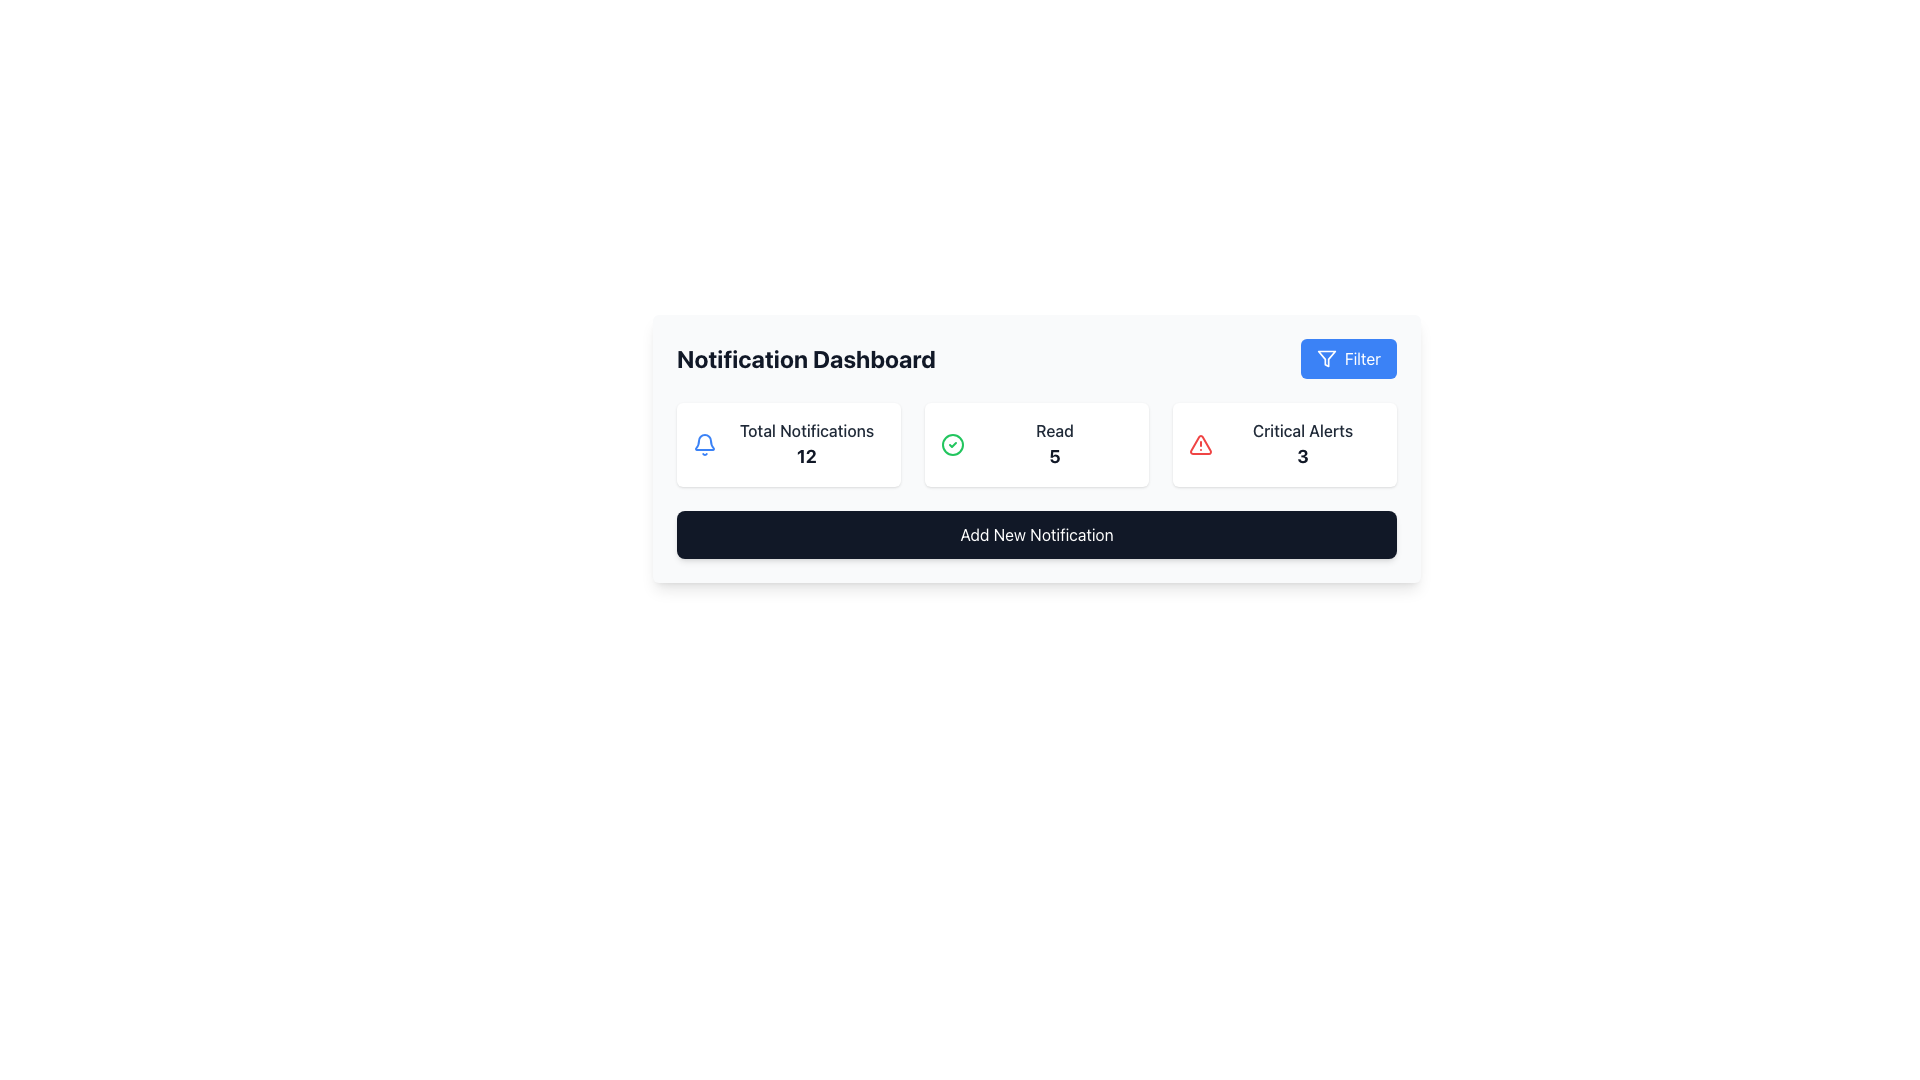 This screenshot has width=1920, height=1080. I want to click on the third card in the grid layout that displays critical alerts and the alert count in bold, so click(1285, 443).